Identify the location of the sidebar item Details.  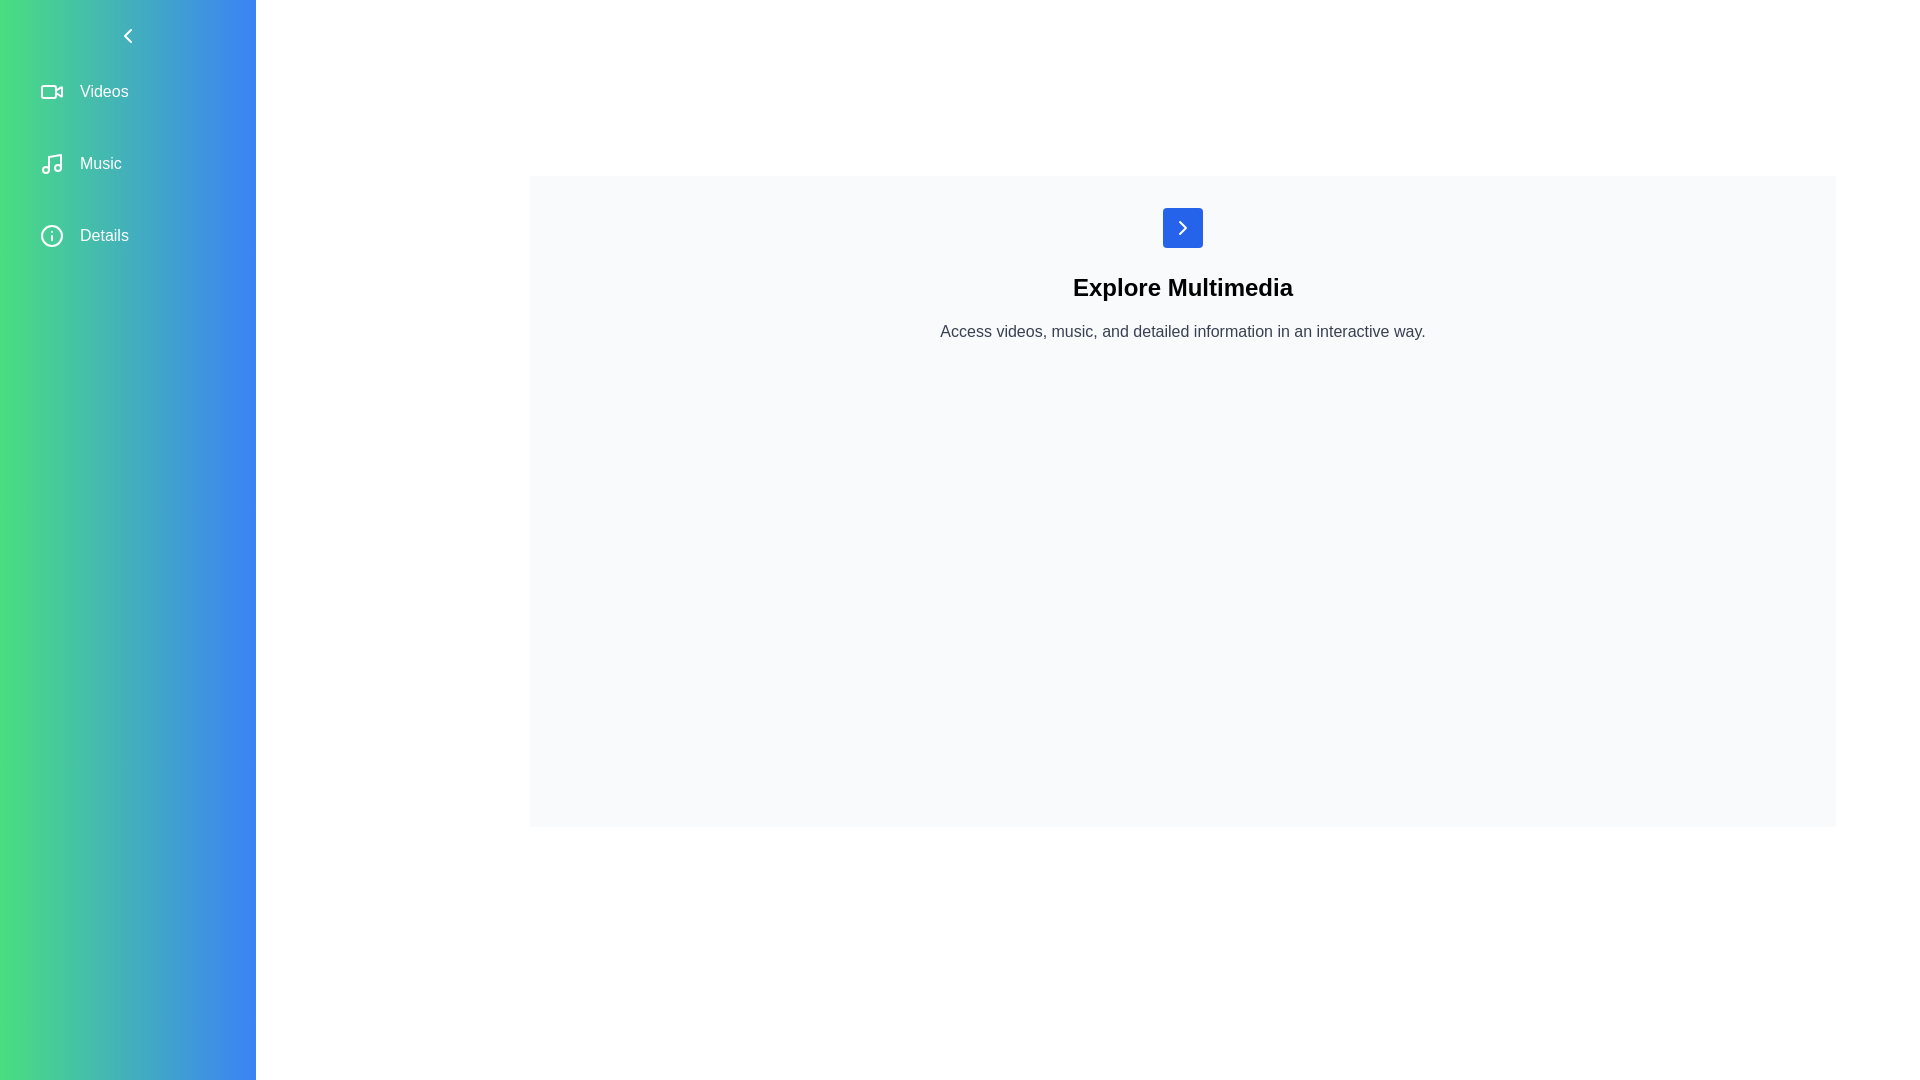
(127, 234).